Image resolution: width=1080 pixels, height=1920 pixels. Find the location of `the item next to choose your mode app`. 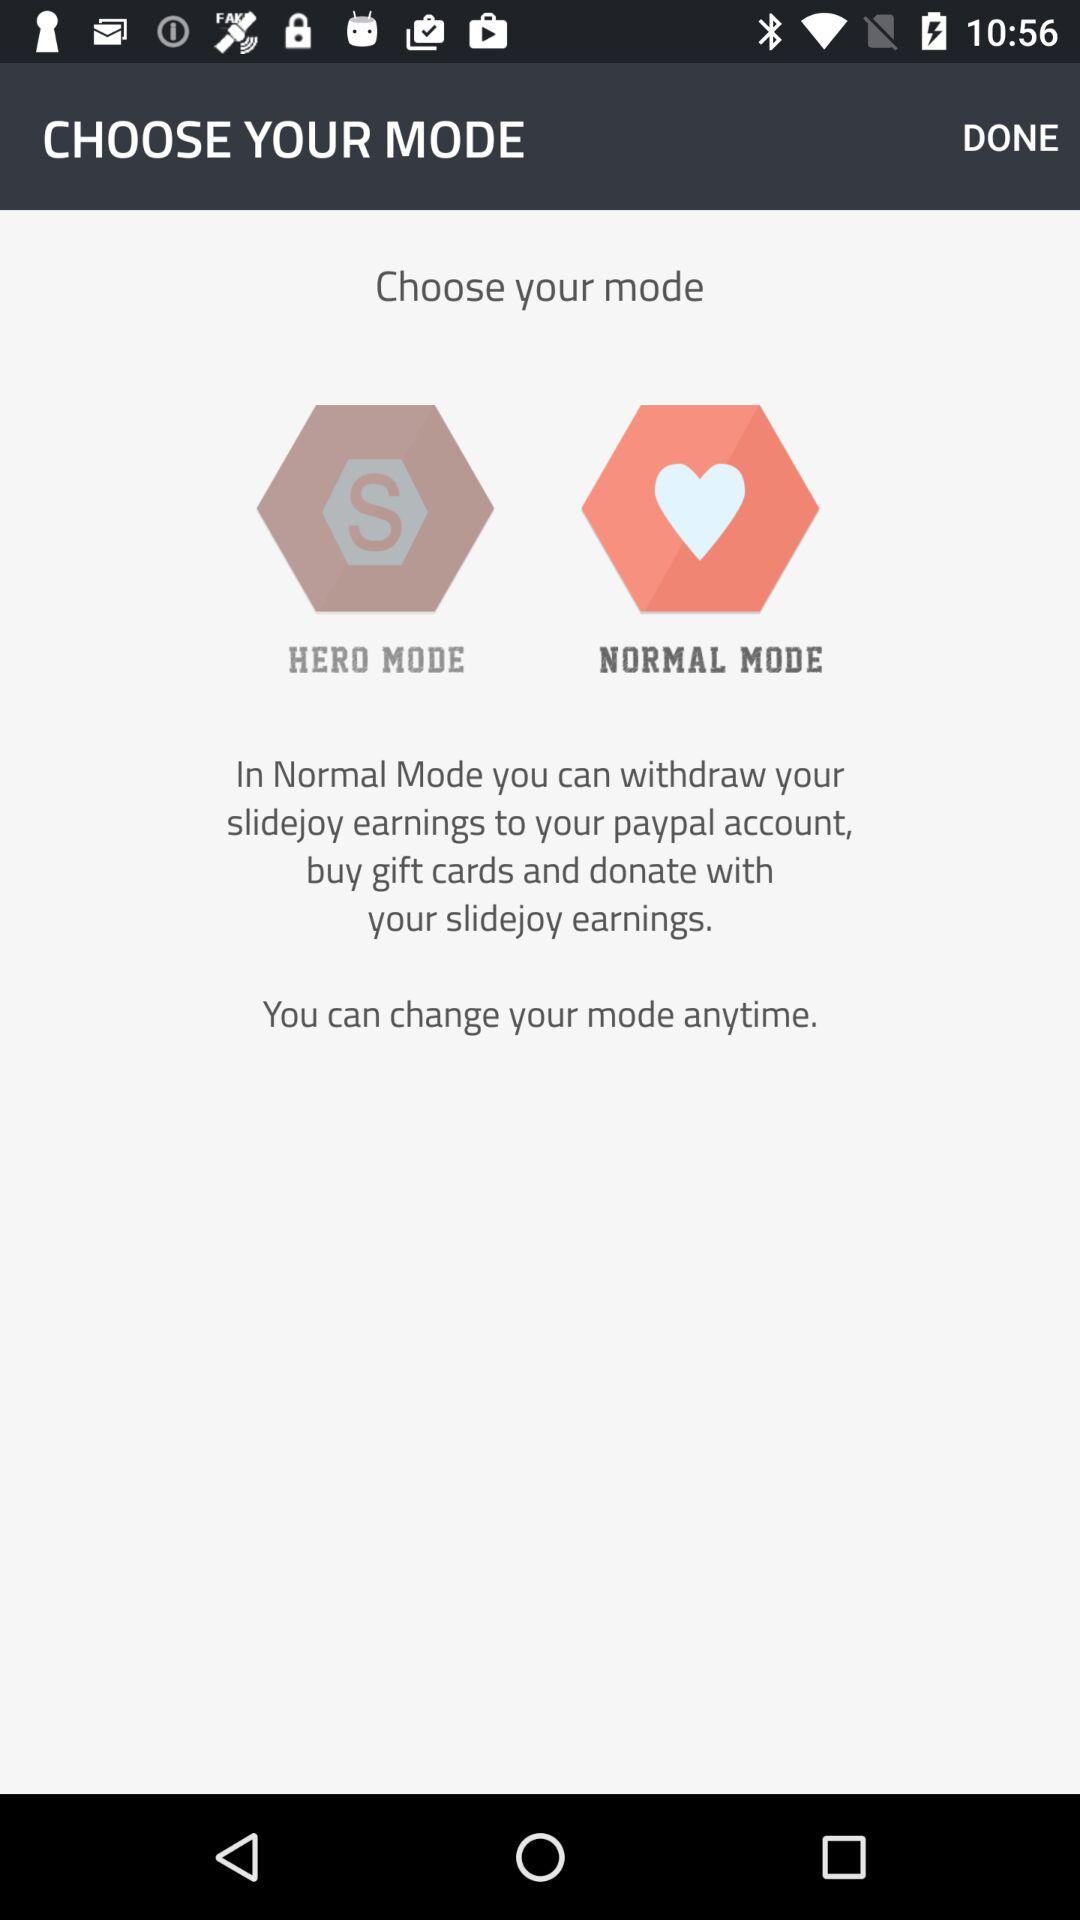

the item next to choose your mode app is located at coordinates (1010, 135).